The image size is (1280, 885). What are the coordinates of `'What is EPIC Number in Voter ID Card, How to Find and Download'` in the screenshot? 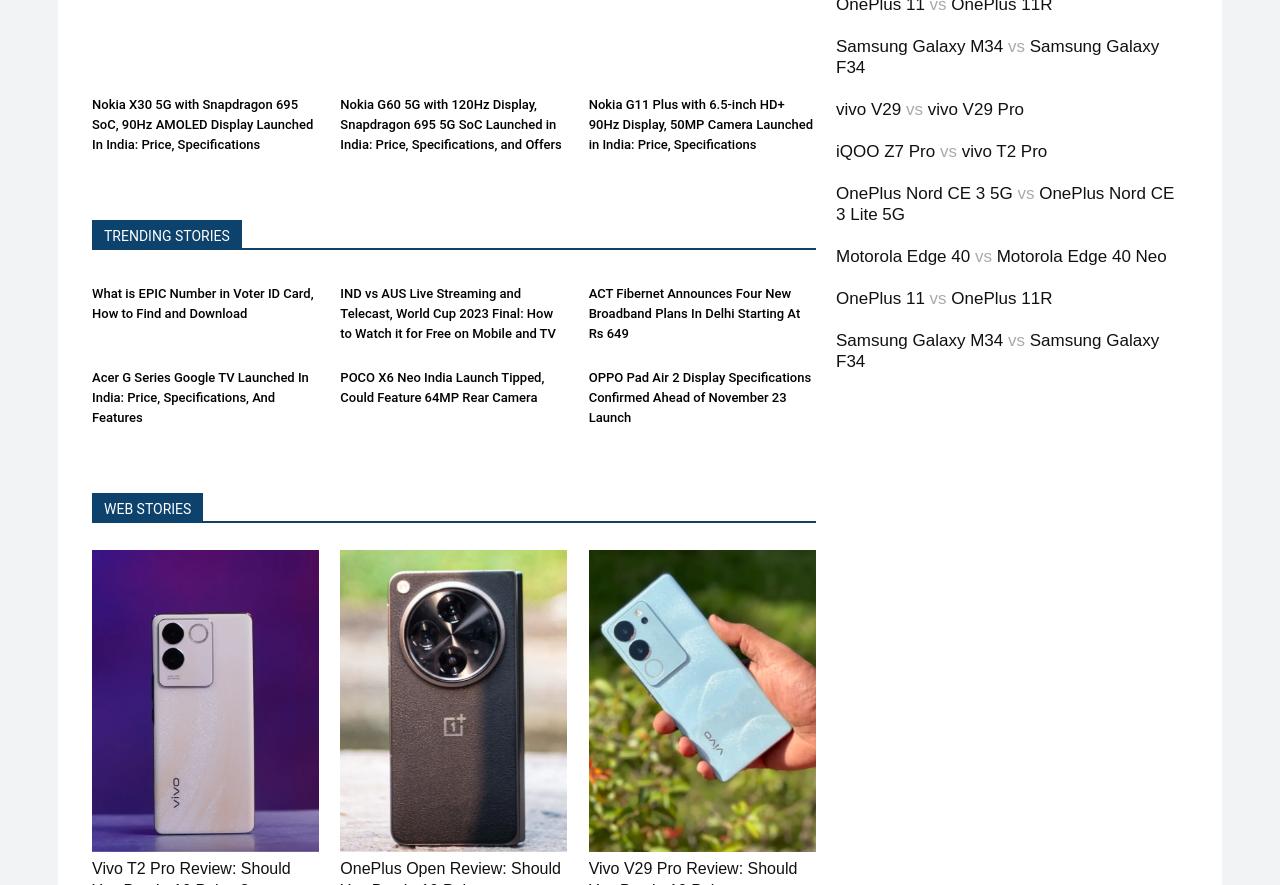 It's located at (202, 301).